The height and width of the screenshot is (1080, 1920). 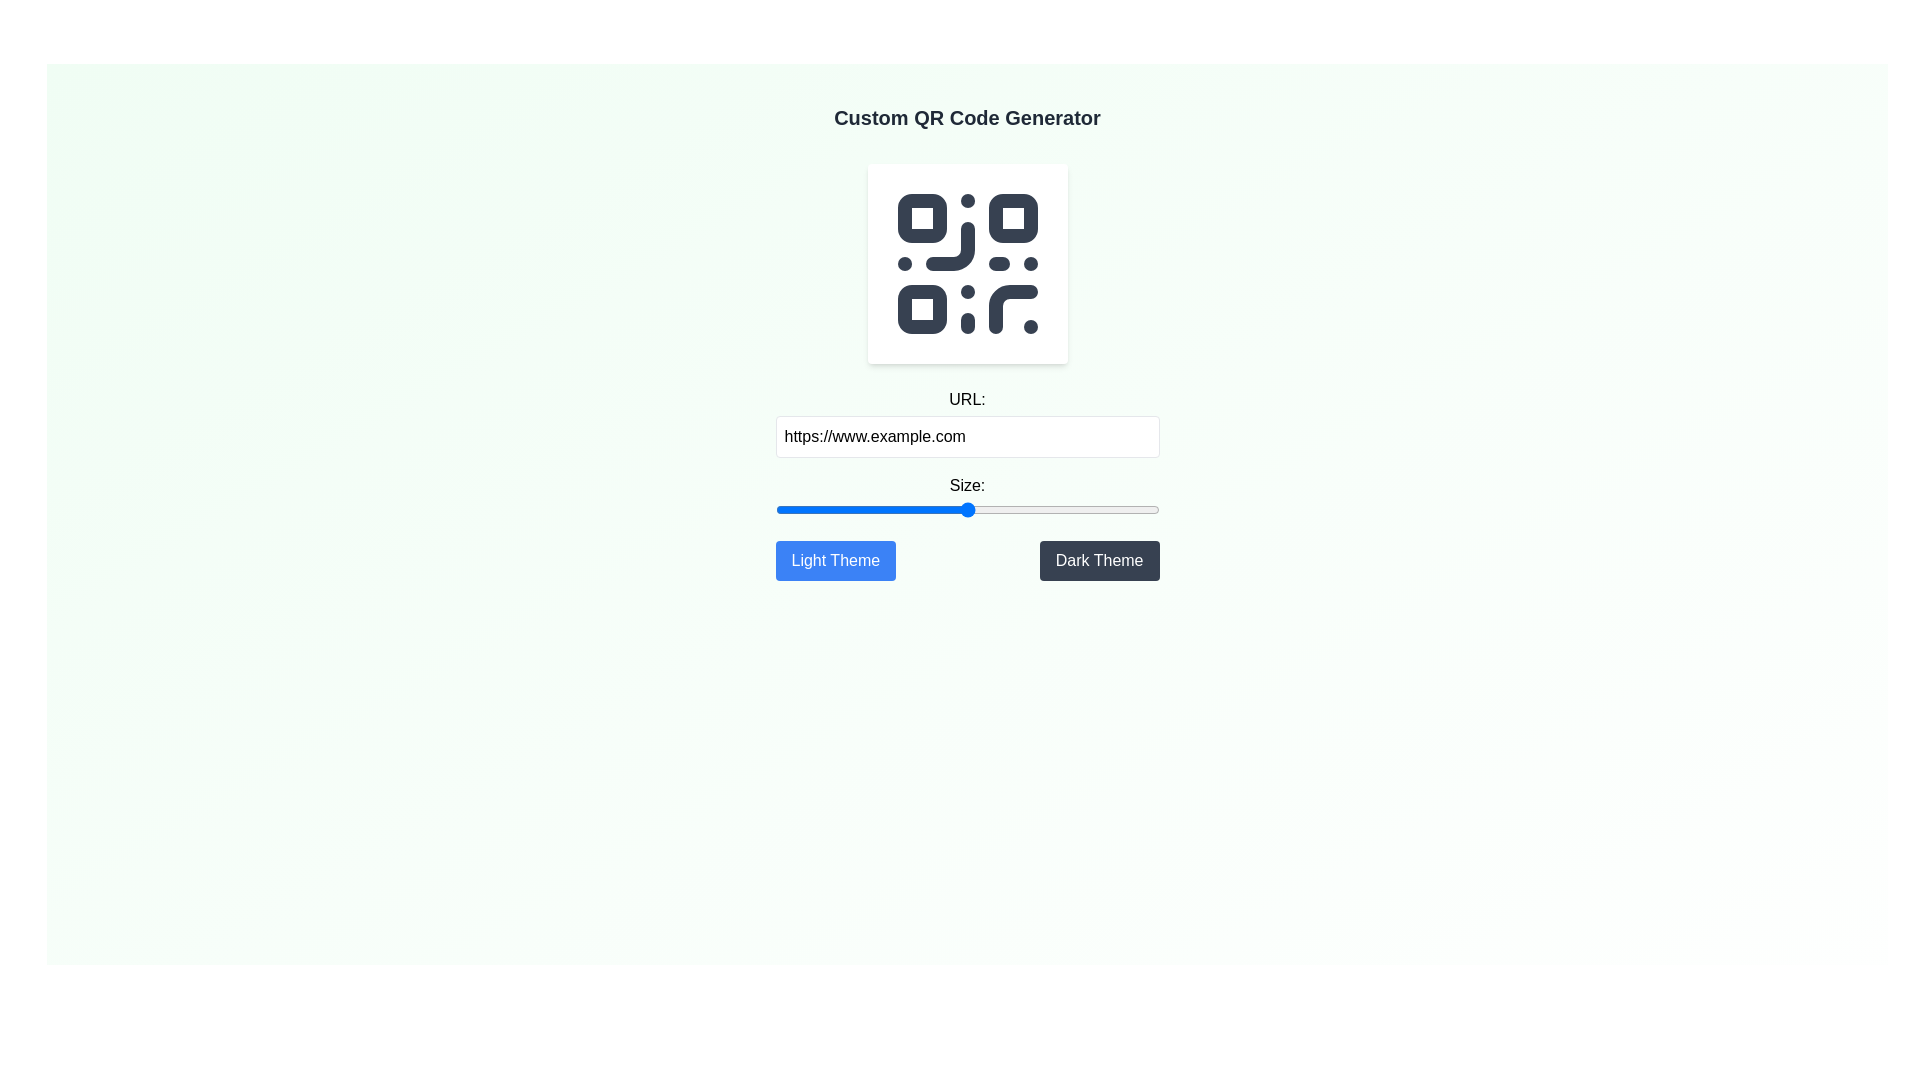 What do you see at coordinates (1124, 508) in the screenshot?
I see `the slider value` at bounding box center [1124, 508].